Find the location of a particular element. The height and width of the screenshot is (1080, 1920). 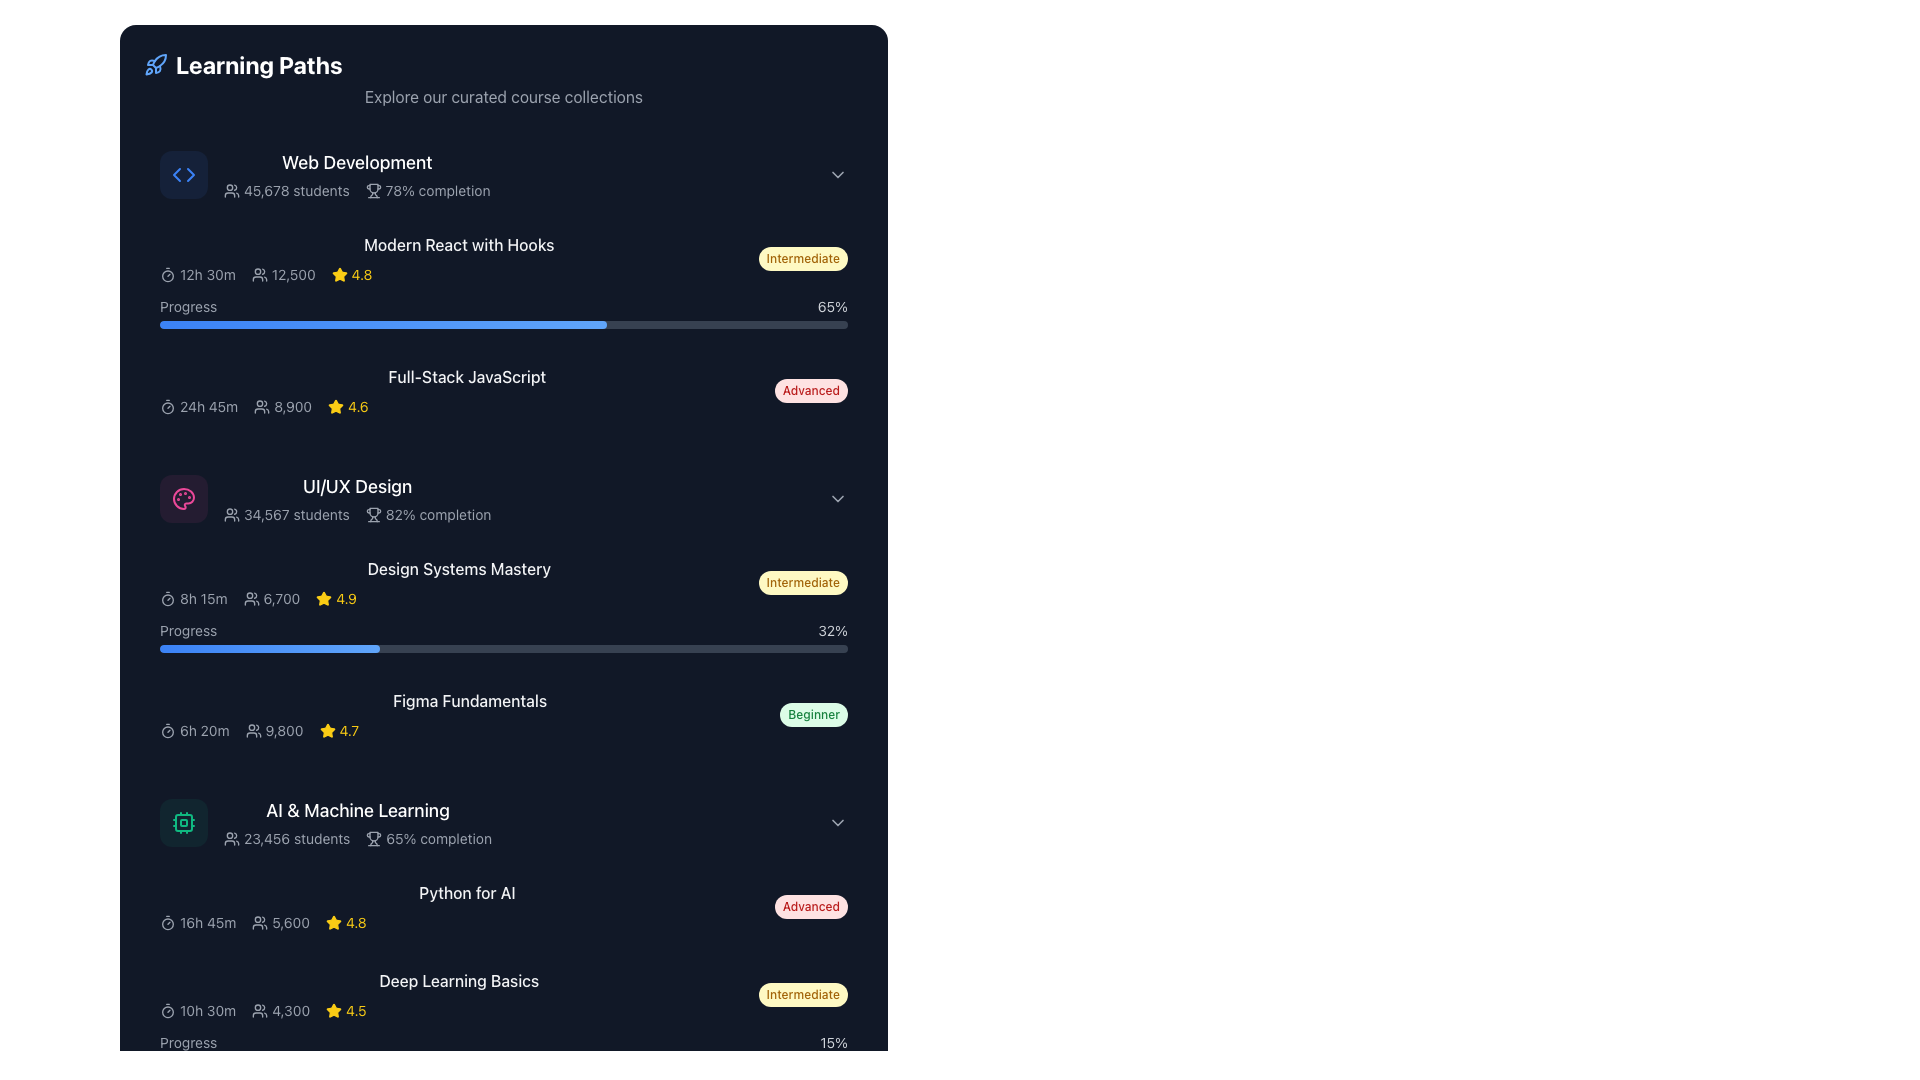

the informational display row next to the course title in the 'Deep Learning Basics' section, which provides details like duration, popularity, and rating is located at coordinates (458, 1010).